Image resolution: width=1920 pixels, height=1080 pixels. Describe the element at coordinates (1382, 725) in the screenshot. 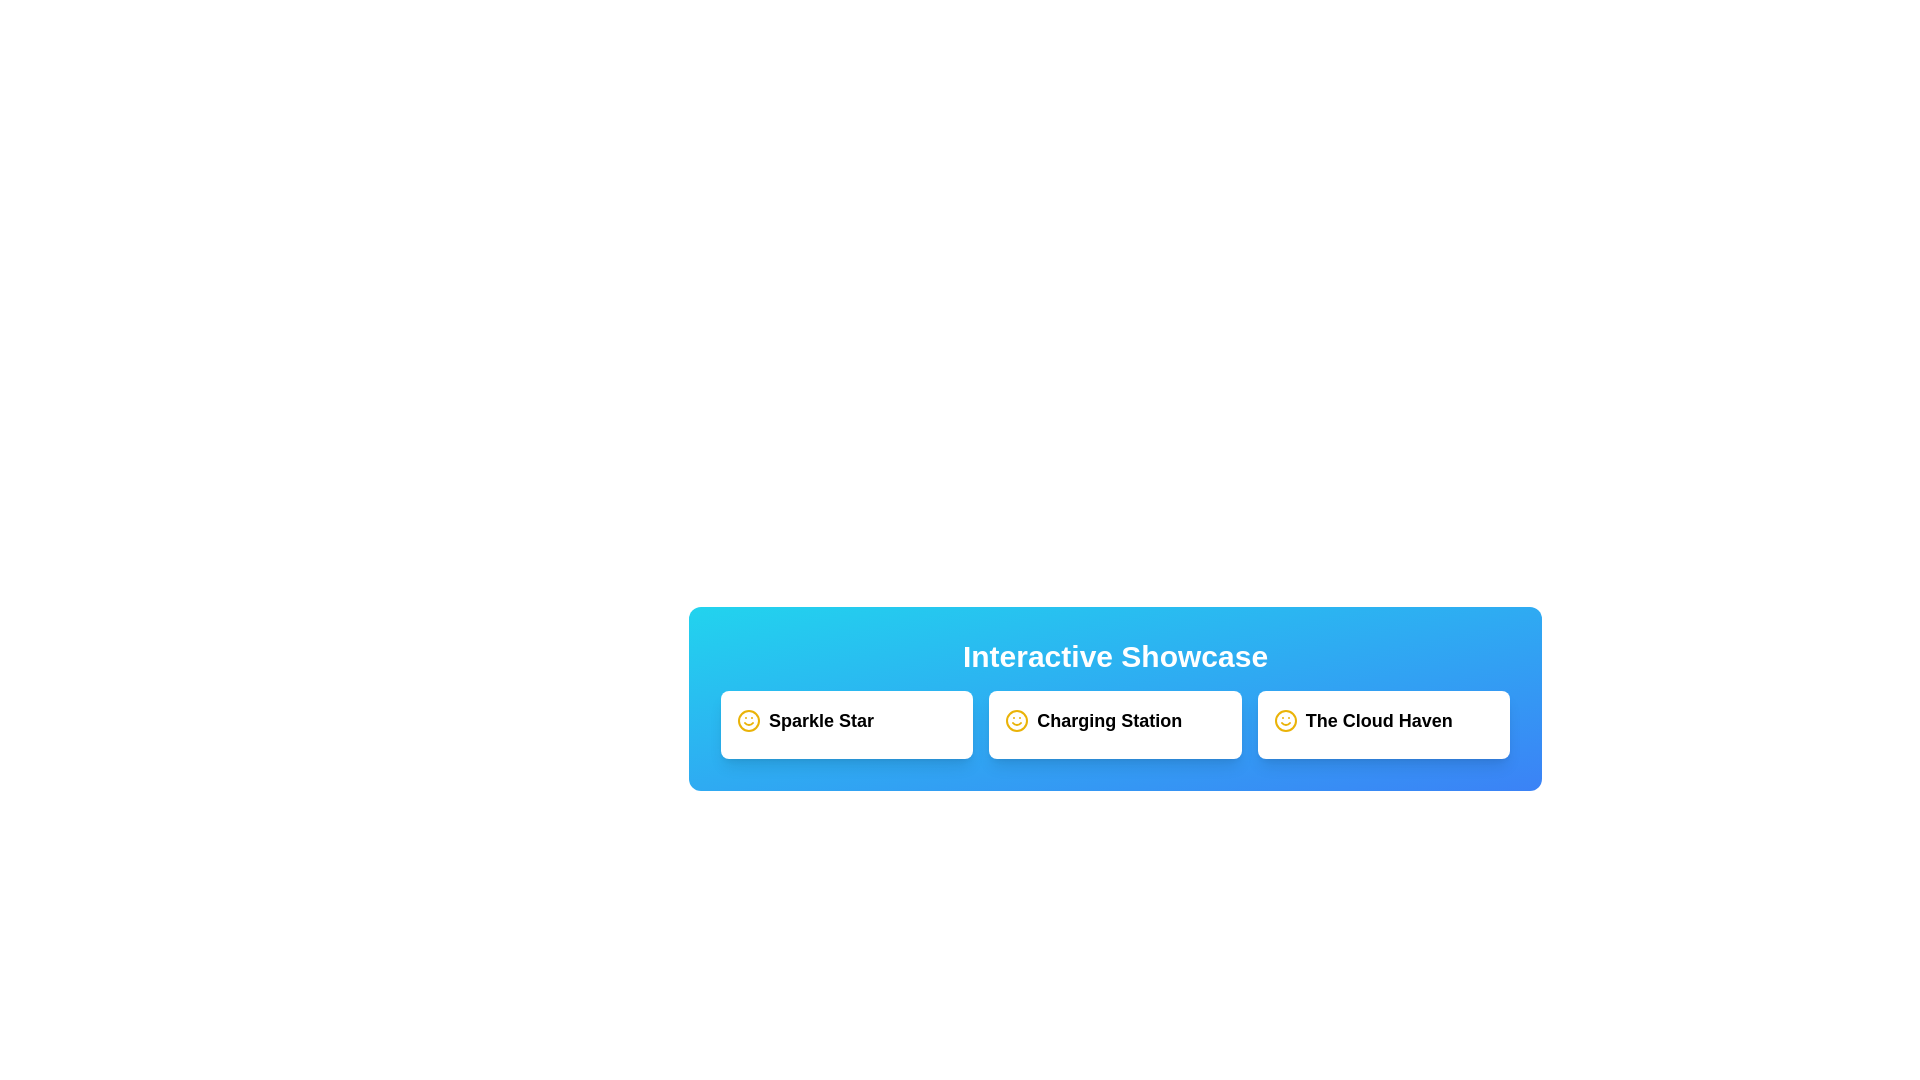

I see `the informational card for 'The Cloud Haven', which is the third card in a row of three cards, located to the right of the 'Charging Station' card` at that location.